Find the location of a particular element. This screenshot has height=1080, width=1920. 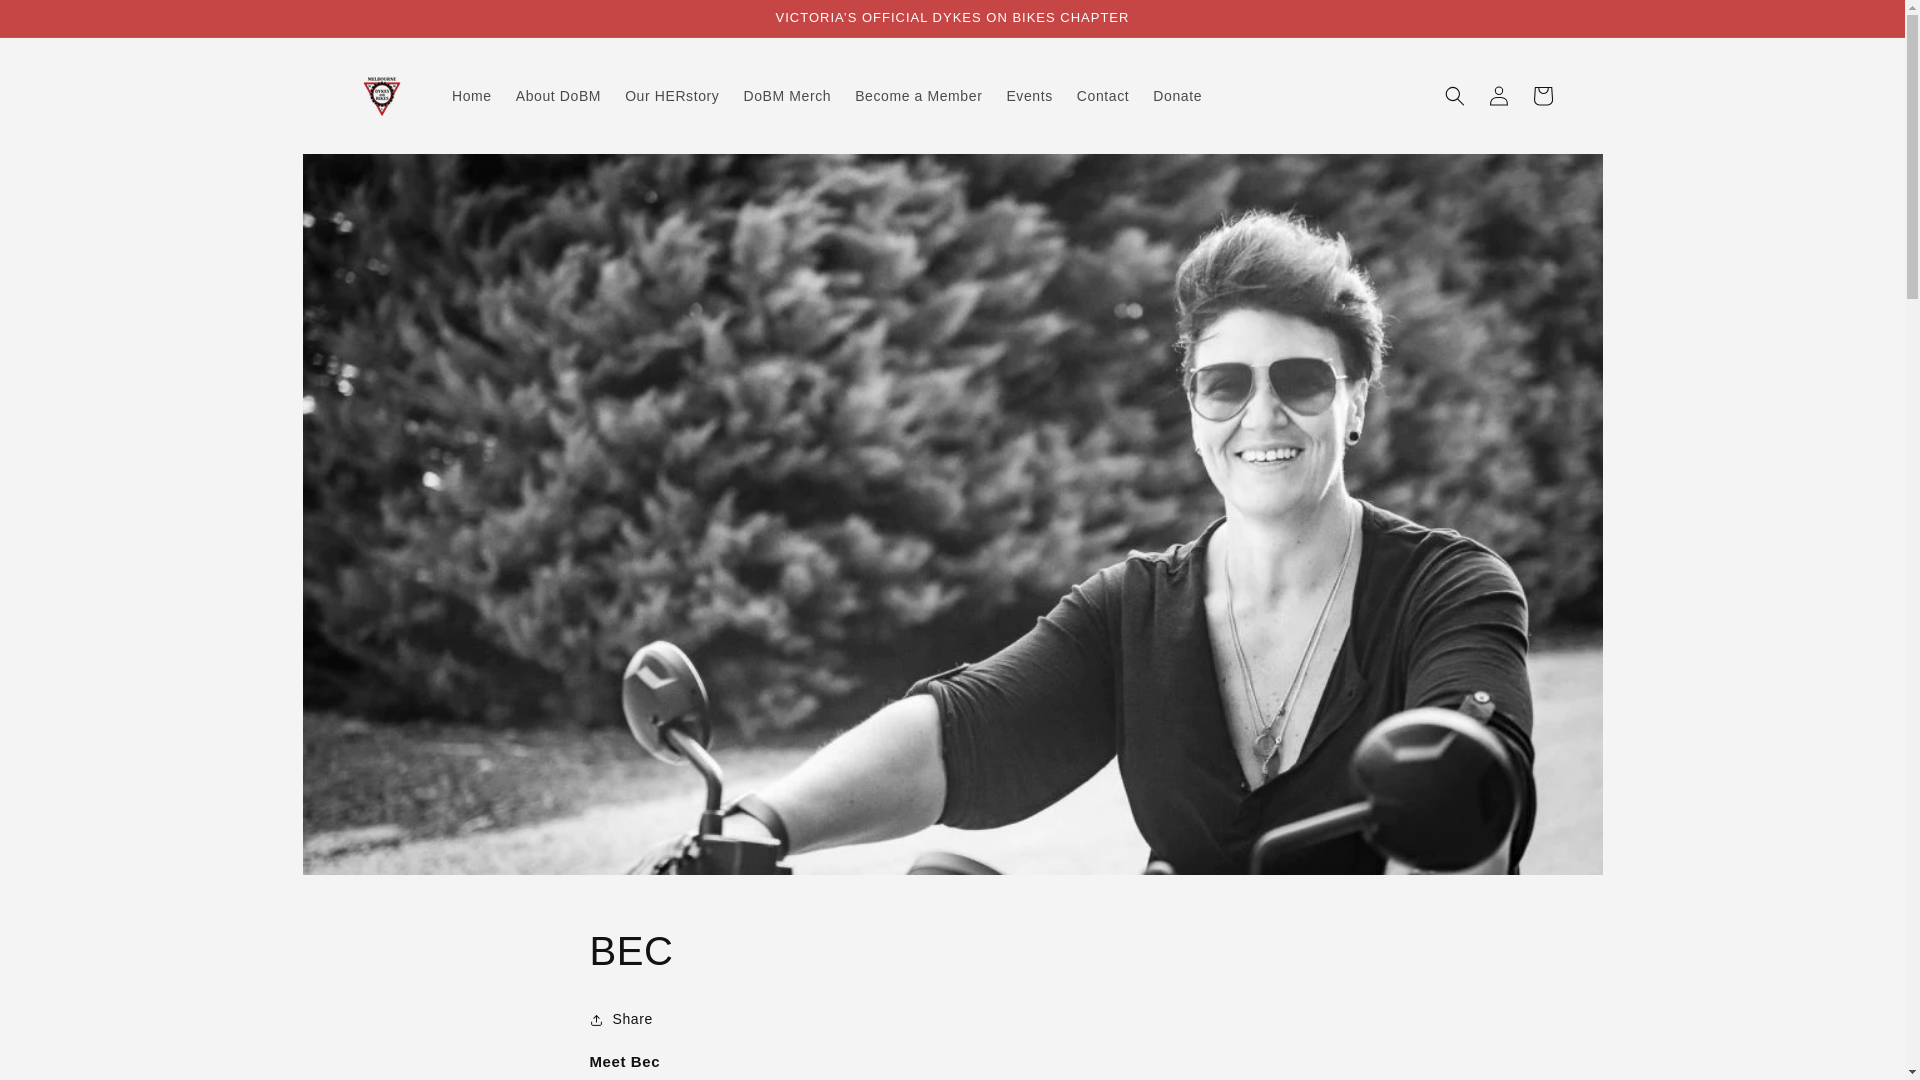

'Become a Member' is located at coordinates (917, 96).